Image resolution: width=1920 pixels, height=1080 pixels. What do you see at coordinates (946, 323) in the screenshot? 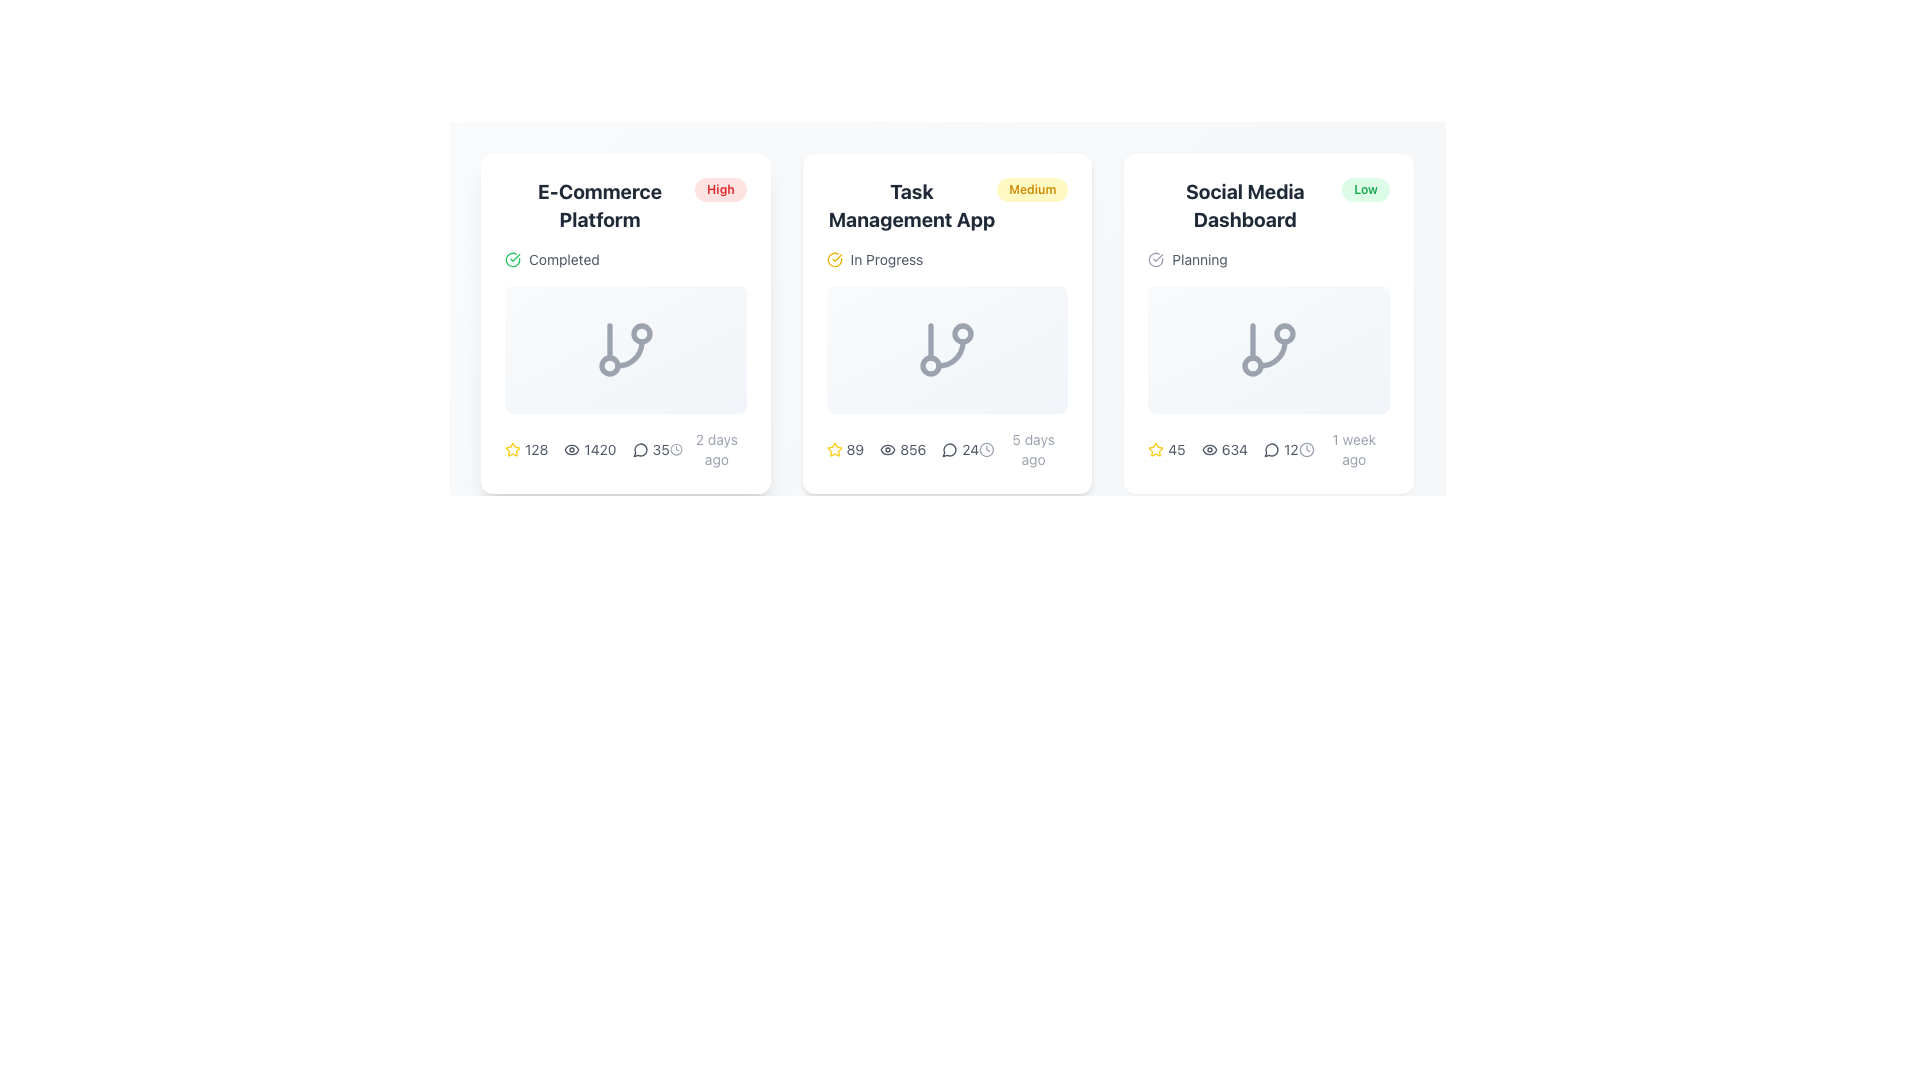
I see `the icon located in the middle column of a three-column grid layout, directly under the 'Task Management App' title and above the task statistics section` at bounding box center [946, 323].